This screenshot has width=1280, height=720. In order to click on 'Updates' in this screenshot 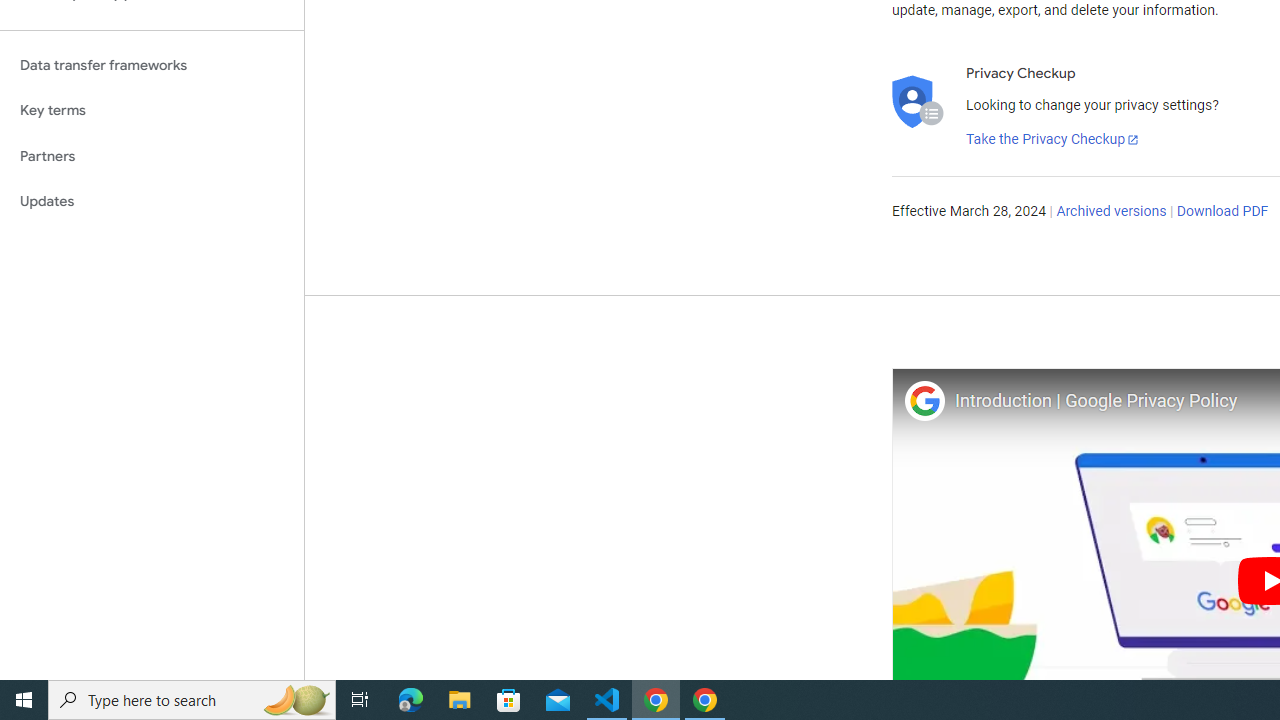, I will do `click(151, 201)`.